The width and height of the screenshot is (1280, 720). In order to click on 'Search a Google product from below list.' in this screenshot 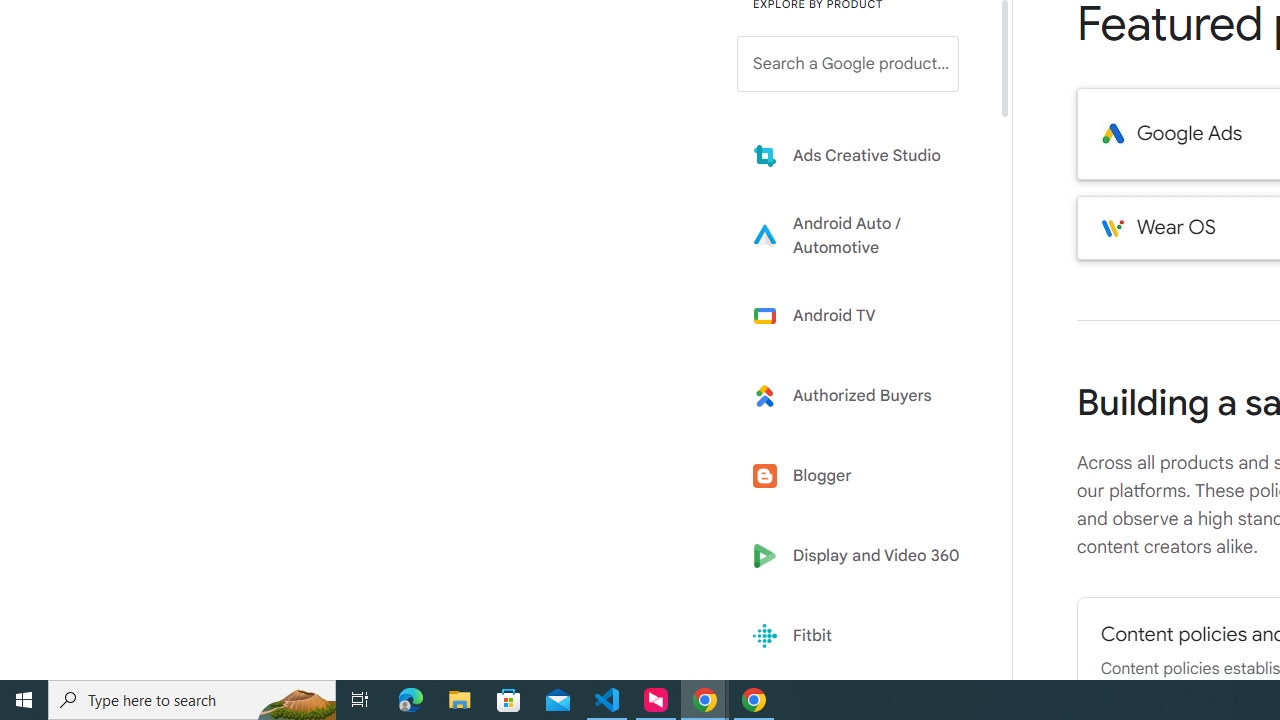, I will do `click(848, 63)`.